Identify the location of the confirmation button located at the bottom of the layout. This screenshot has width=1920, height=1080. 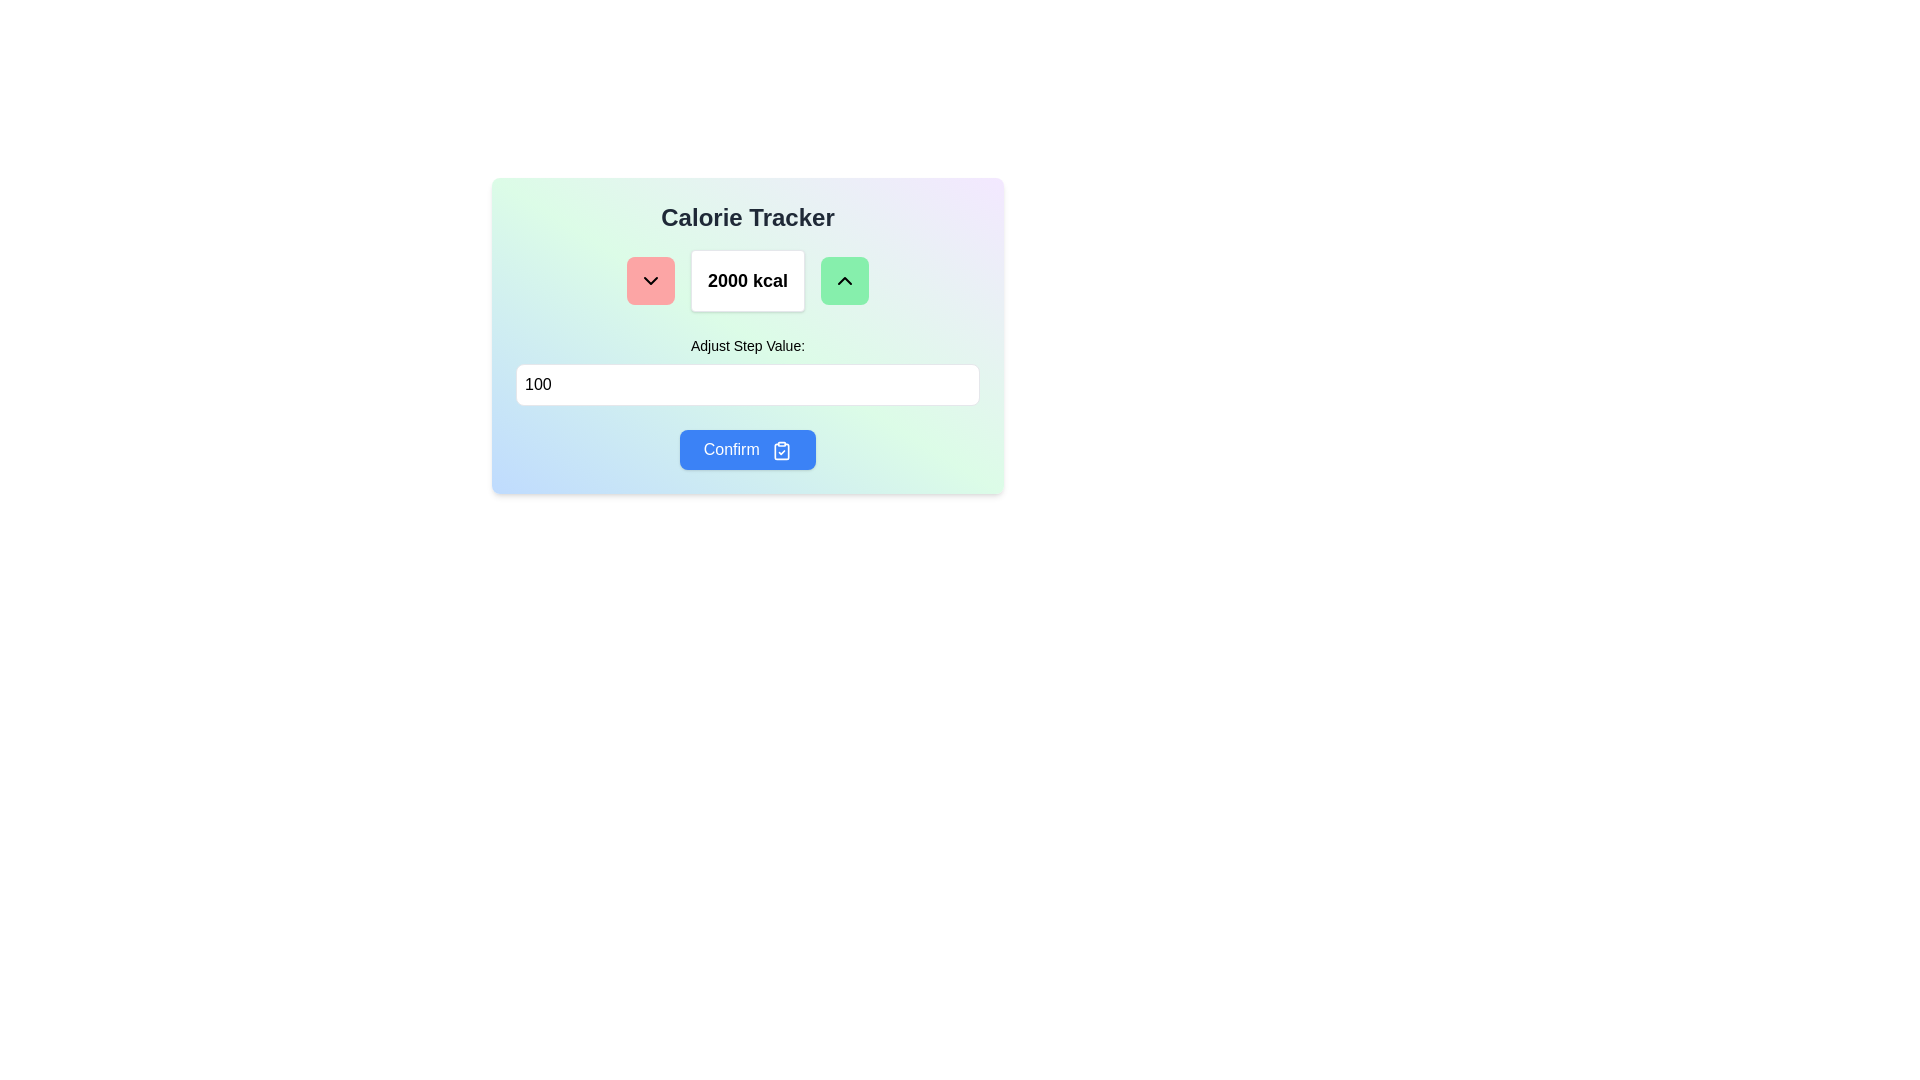
(747, 450).